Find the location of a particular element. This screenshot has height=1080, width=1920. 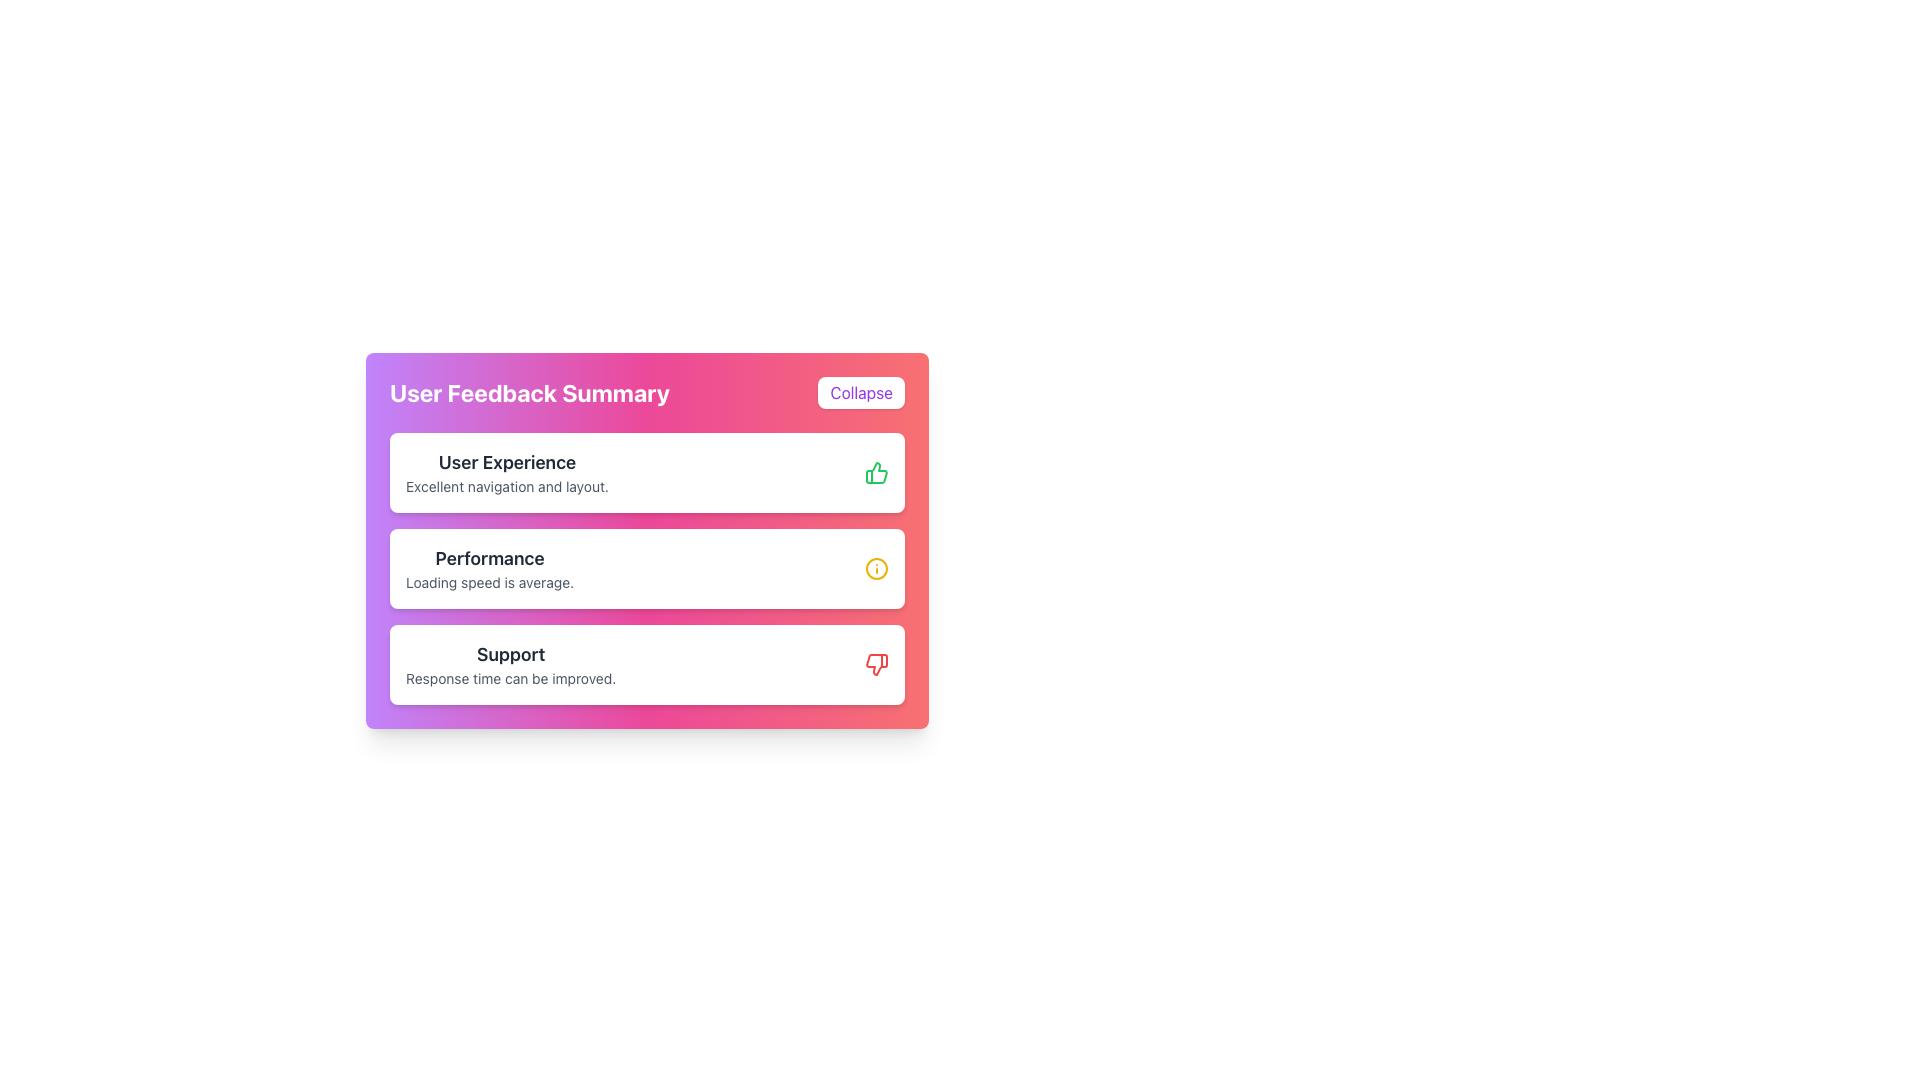

the red thumbs-down icon (SVG graphic) located on the right side of the feedback section labeled 'Support', which indicates dissatisfaction is located at coordinates (877, 664).